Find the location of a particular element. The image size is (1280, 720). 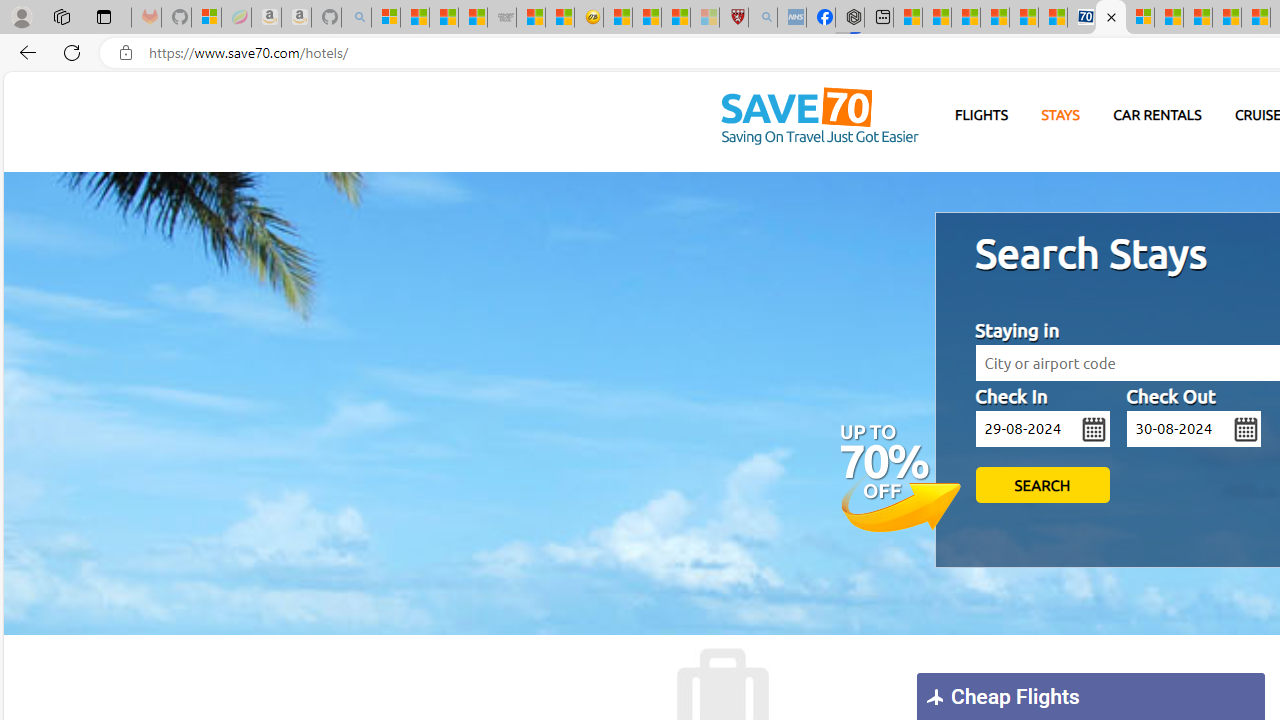

'Homepage' is located at coordinates (819, 117).